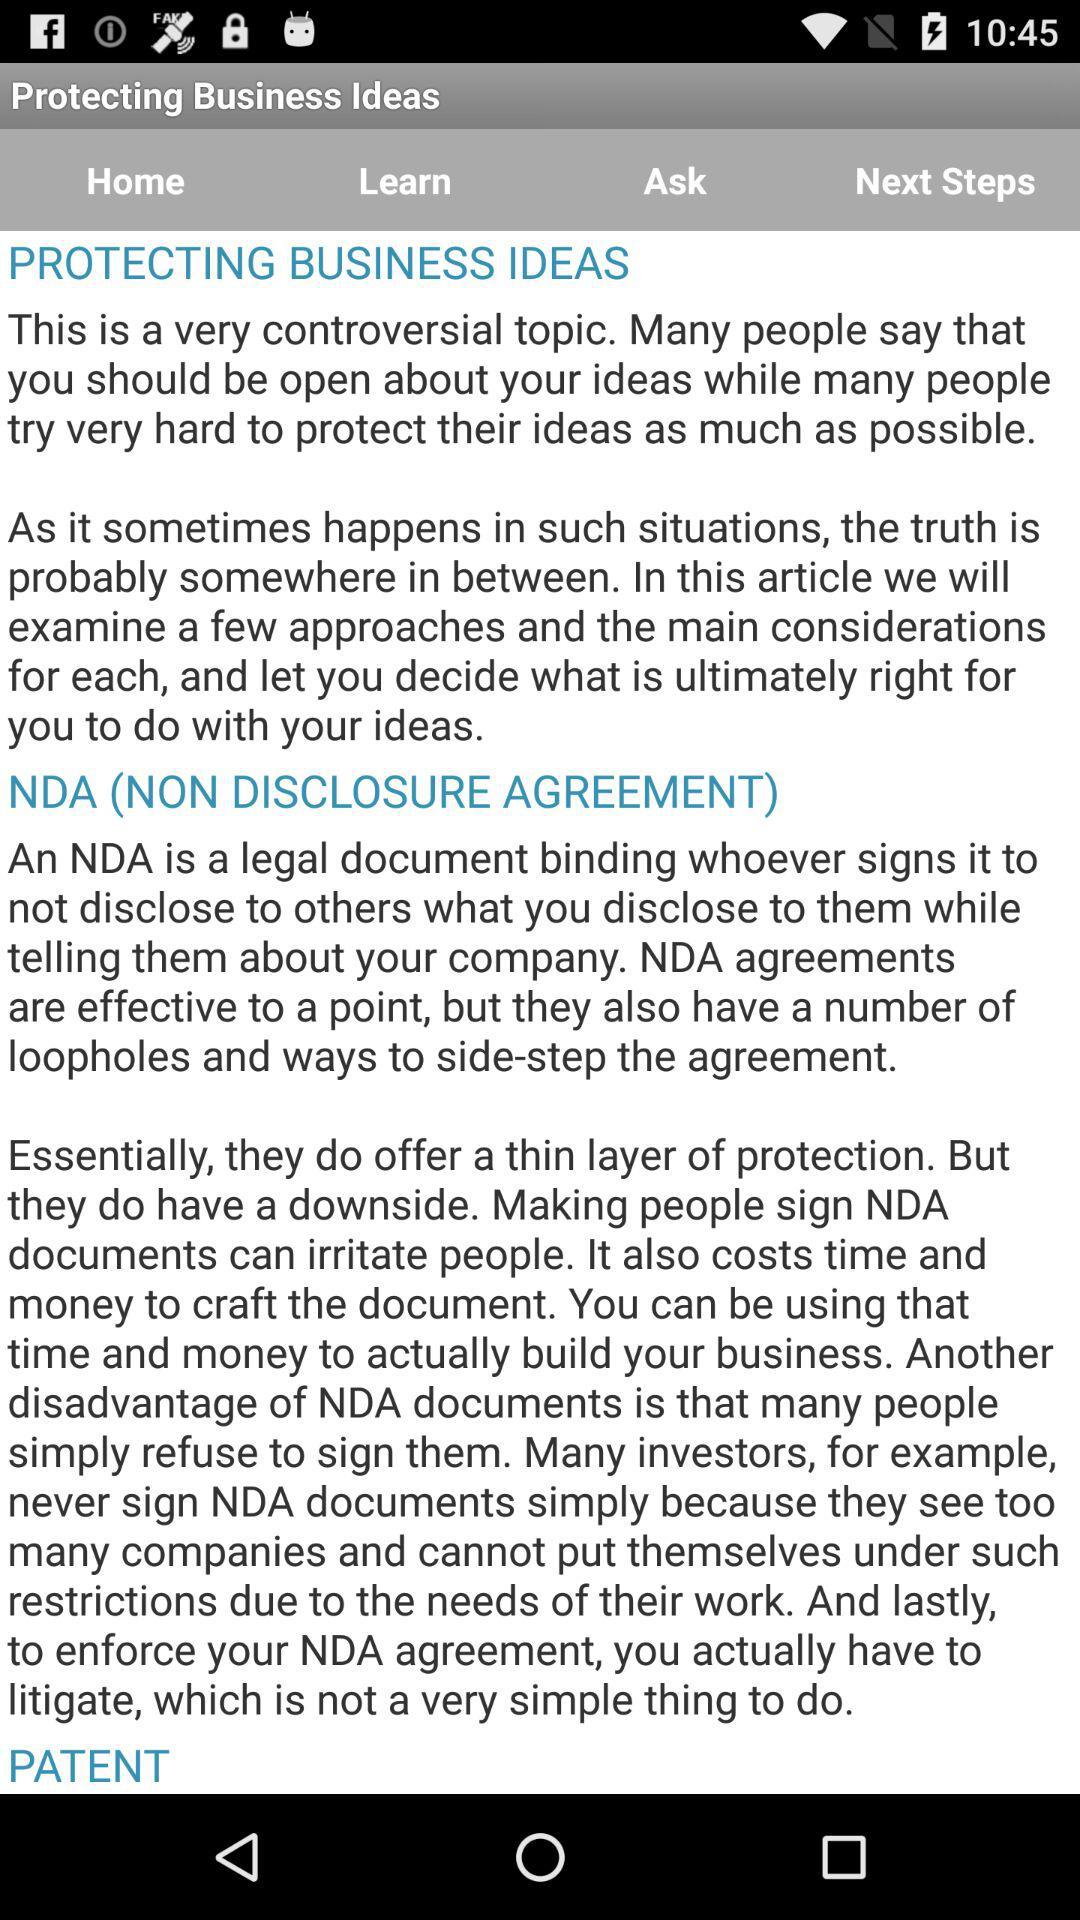 The image size is (1080, 1920). I want to click on home item, so click(135, 180).